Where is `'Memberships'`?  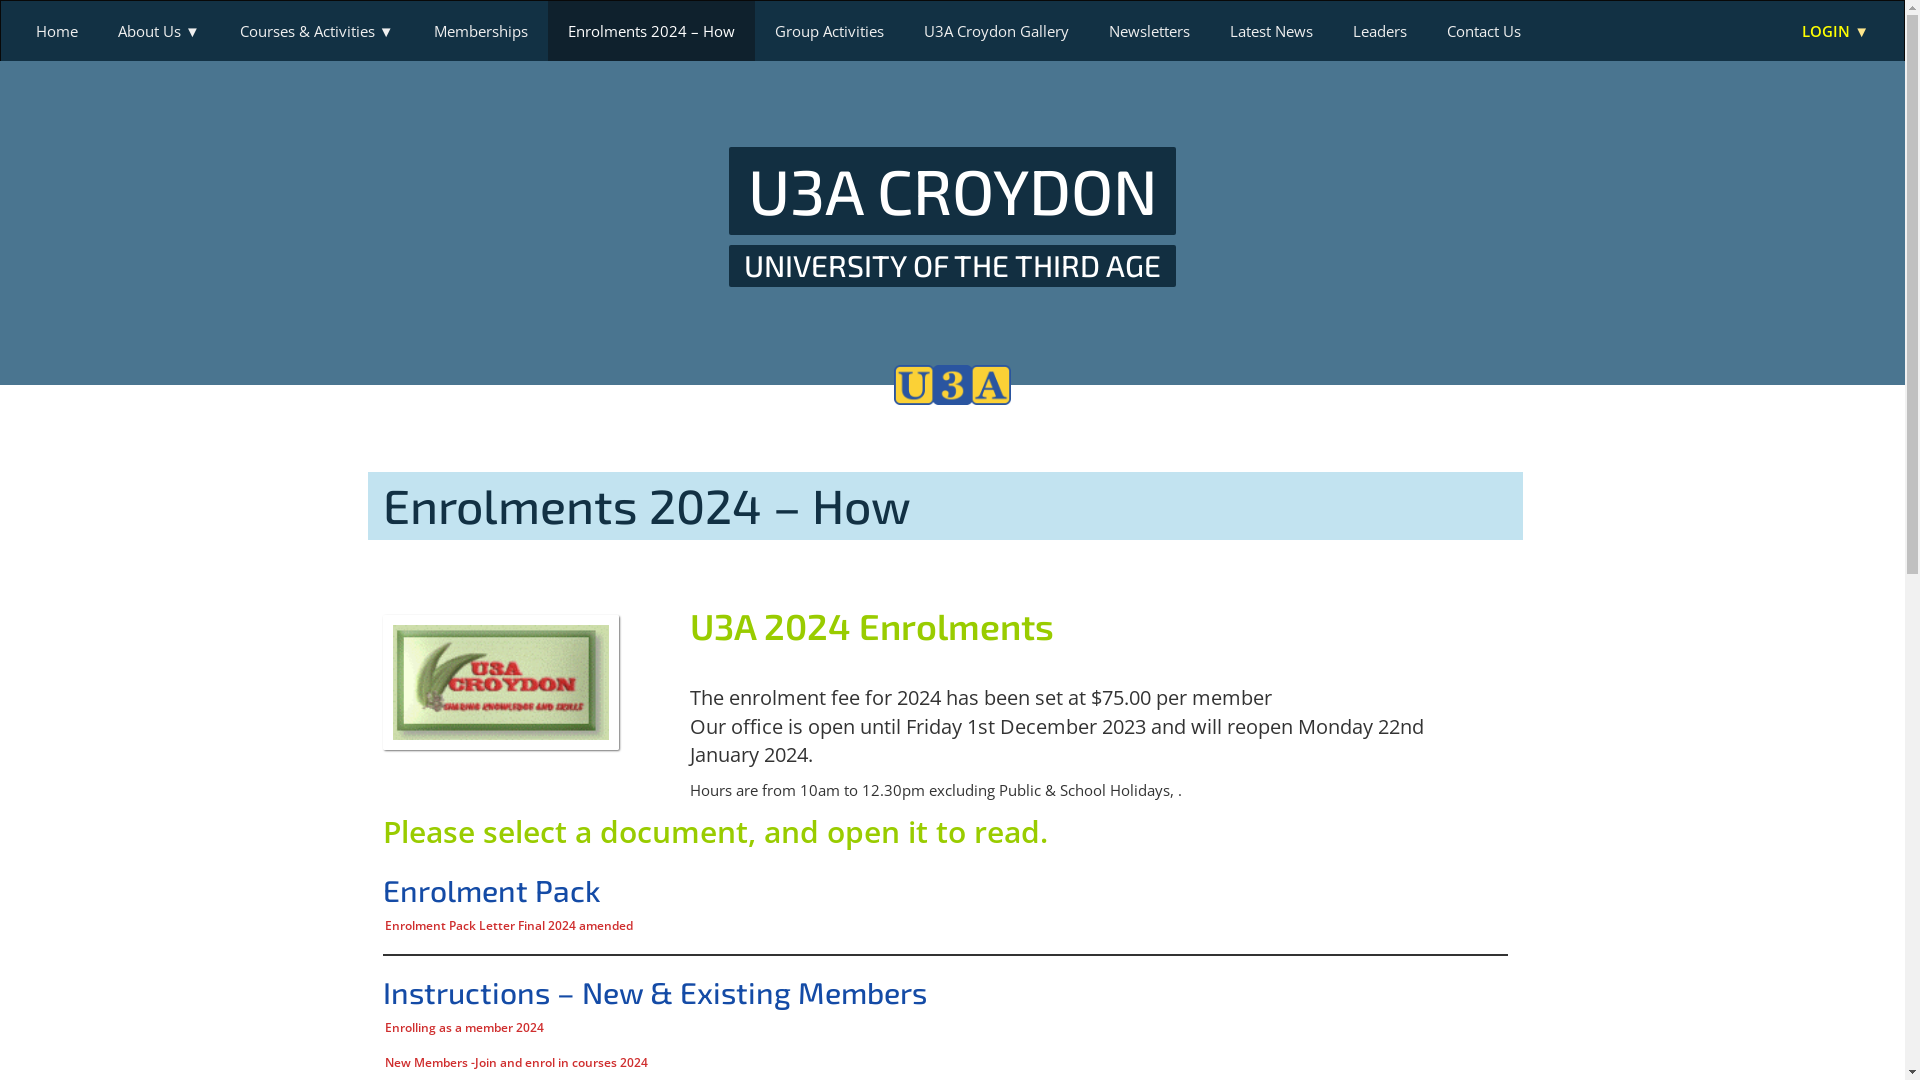
'Memberships' is located at coordinates (480, 30).